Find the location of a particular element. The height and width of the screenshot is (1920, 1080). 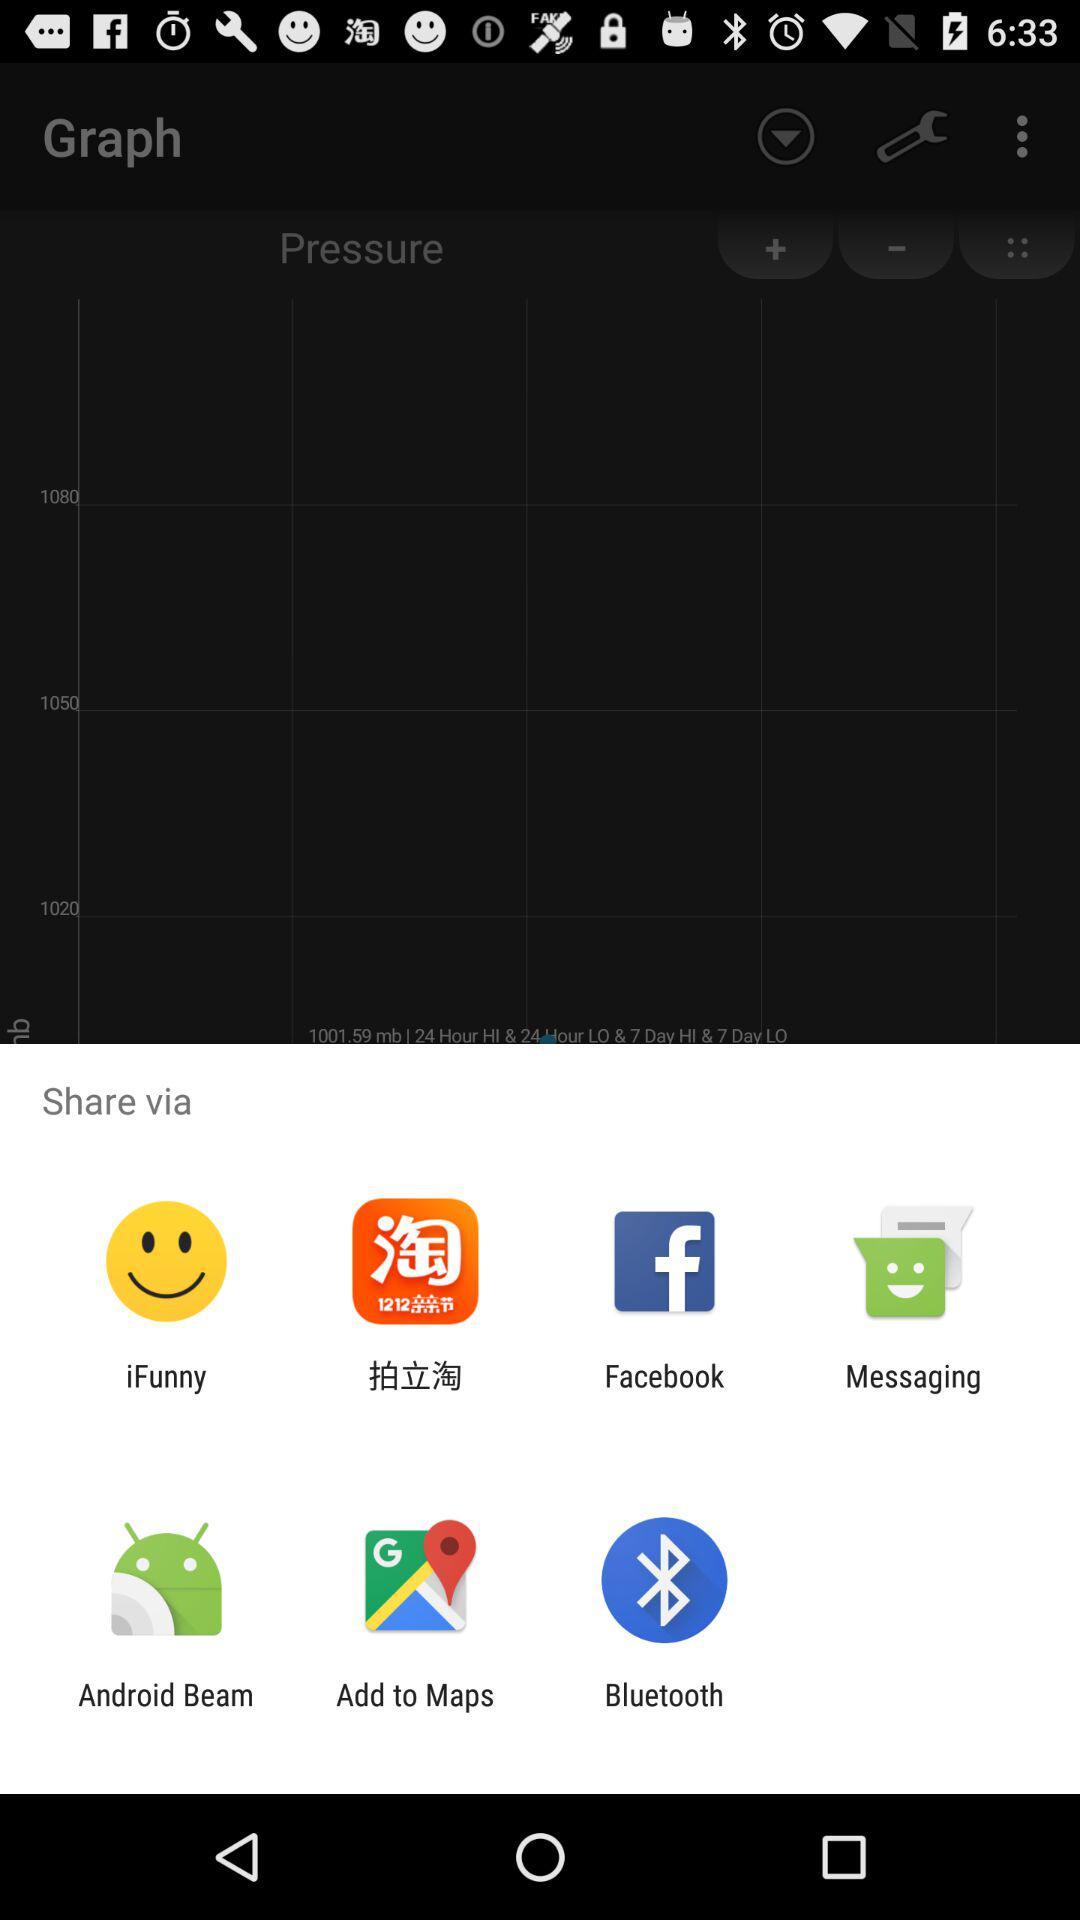

the app next to the bluetooth item is located at coordinates (414, 1711).